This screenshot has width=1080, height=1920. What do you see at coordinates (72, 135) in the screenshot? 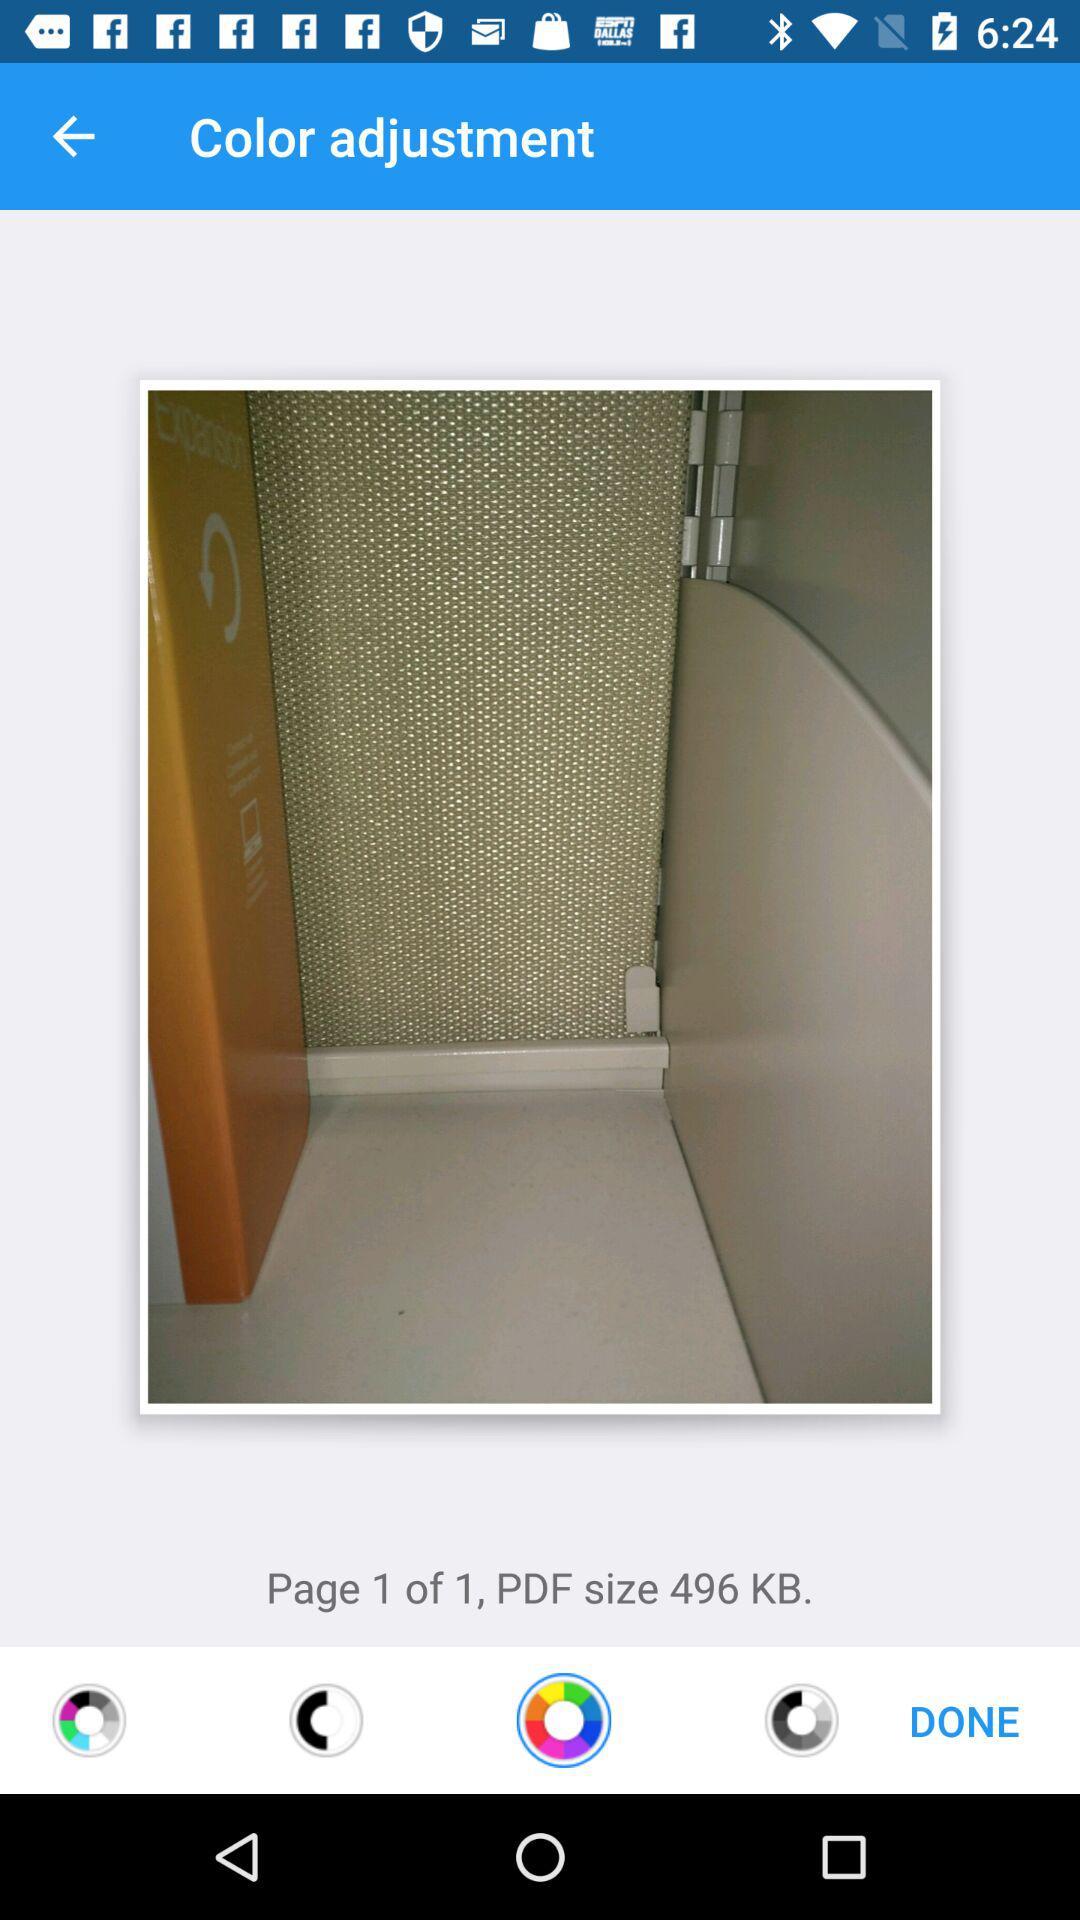
I see `icon at the top left corner` at bounding box center [72, 135].